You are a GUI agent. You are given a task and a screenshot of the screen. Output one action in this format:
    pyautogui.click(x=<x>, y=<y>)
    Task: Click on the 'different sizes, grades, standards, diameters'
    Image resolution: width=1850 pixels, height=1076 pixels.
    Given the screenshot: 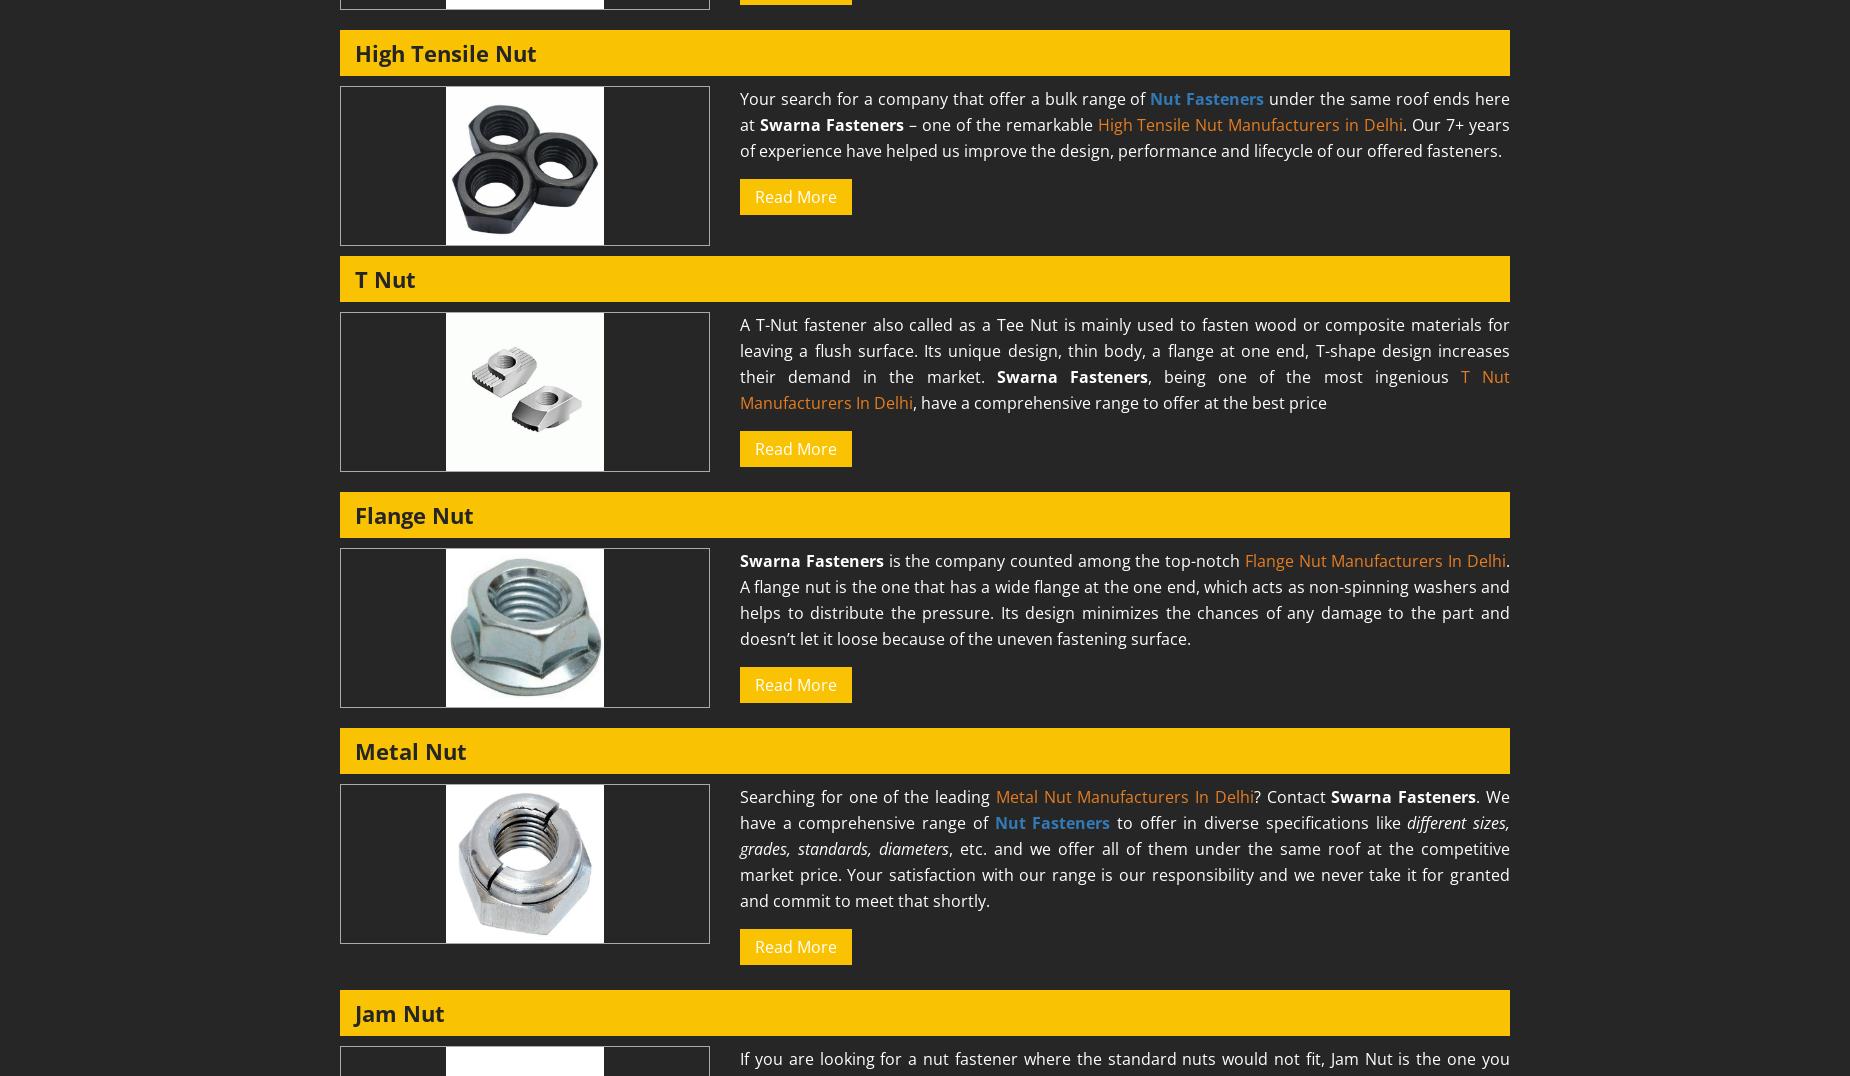 What is the action you would take?
    pyautogui.click(x=1123, y=835)
    